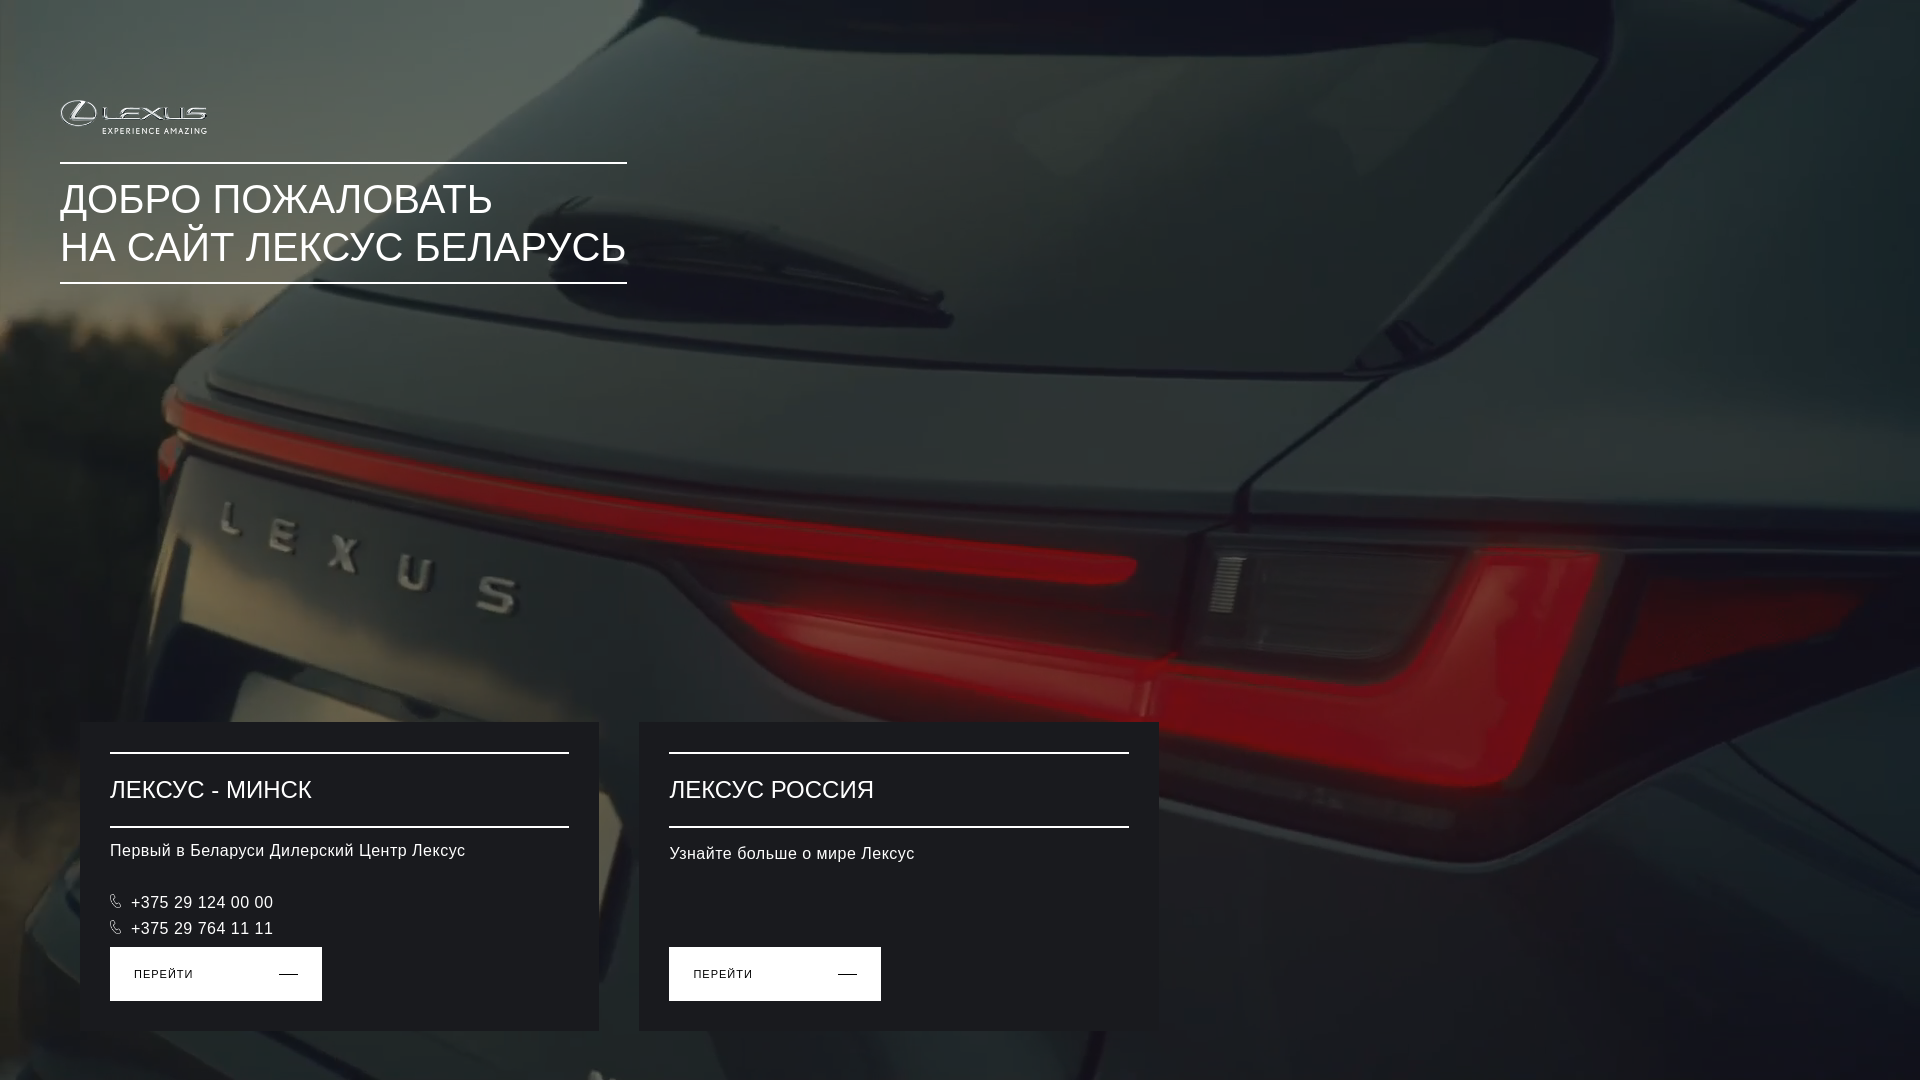 Image resolution: width=1920 pixels, height=1080 pixels. Describe the element at coordinates (191, 902) in the screenshot. I see `'+375 29 124 00 00'` at that location.